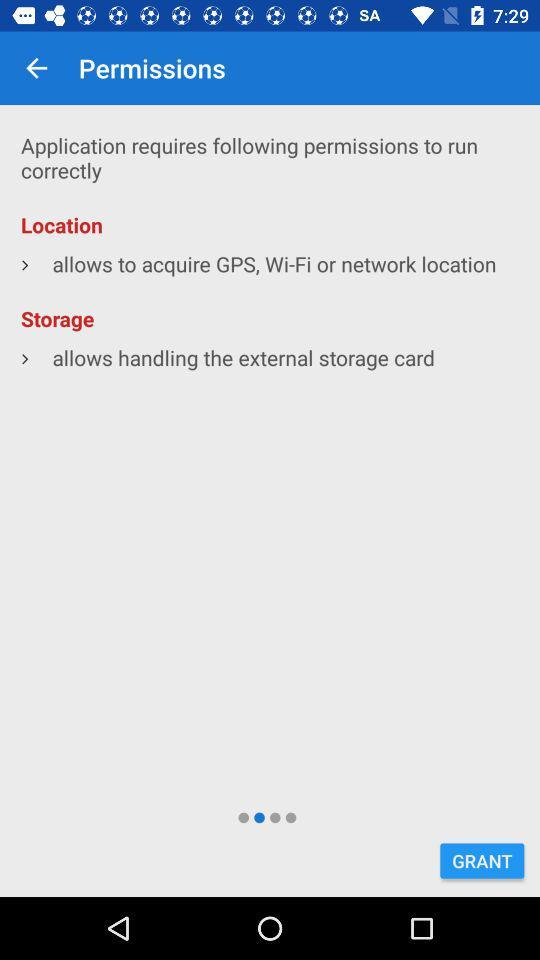 The width and height of the screenshot is (540, 960). I want to click on grant icon, so click(481, 860).